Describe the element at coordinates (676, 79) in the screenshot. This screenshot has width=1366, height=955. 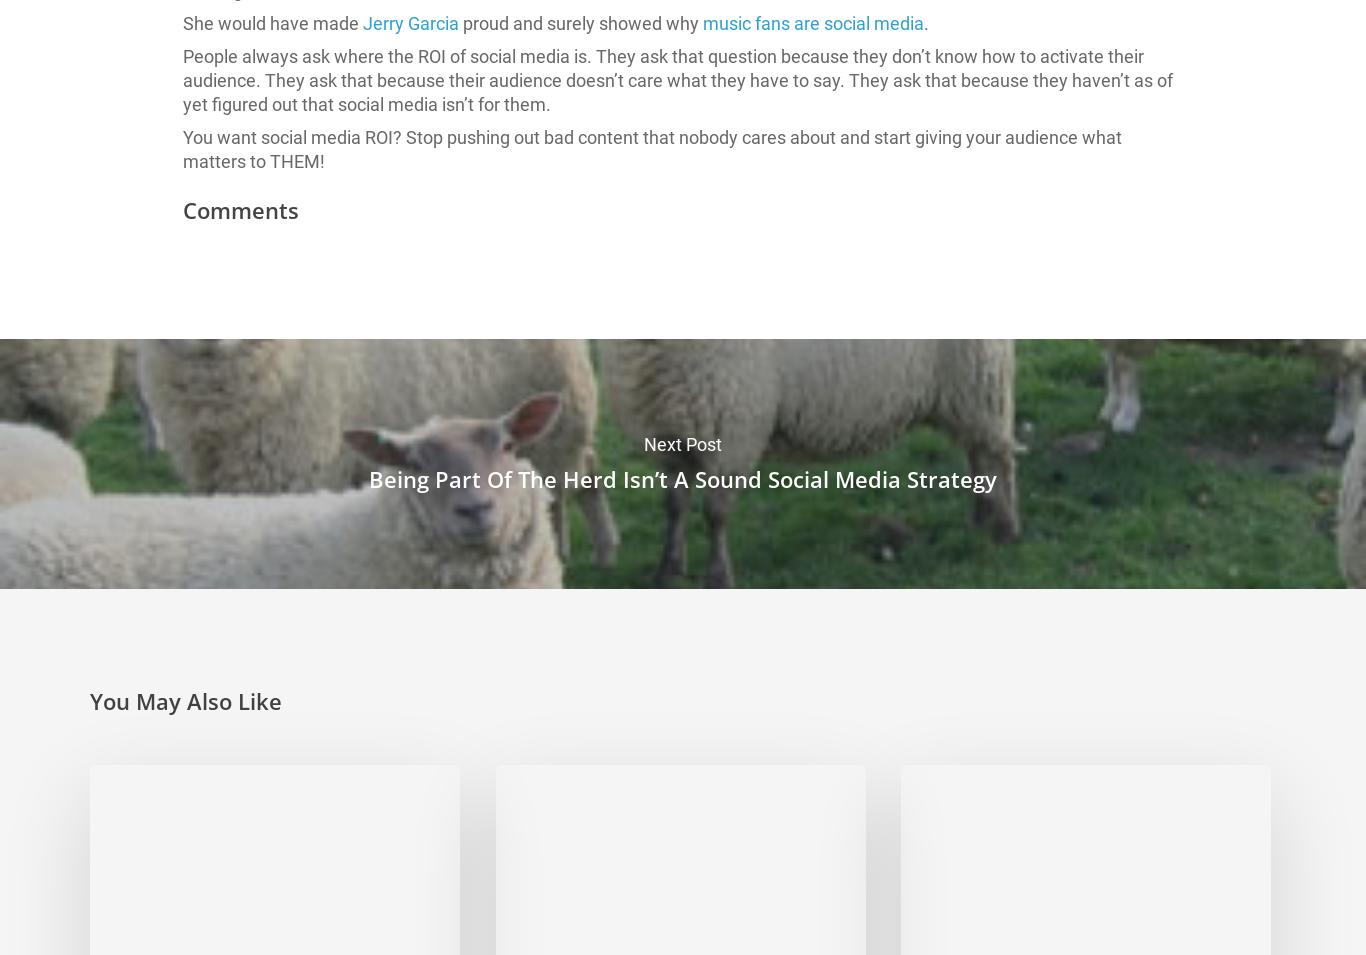
I see `'People always ask where the ROI of social media is. They ask that question because they don’t know how to activate their audience. They ask that because their audience doesn’t care what they have to say. They ask that because they haven’t as of yet figured out that social media isn’t for them.'` at that location.